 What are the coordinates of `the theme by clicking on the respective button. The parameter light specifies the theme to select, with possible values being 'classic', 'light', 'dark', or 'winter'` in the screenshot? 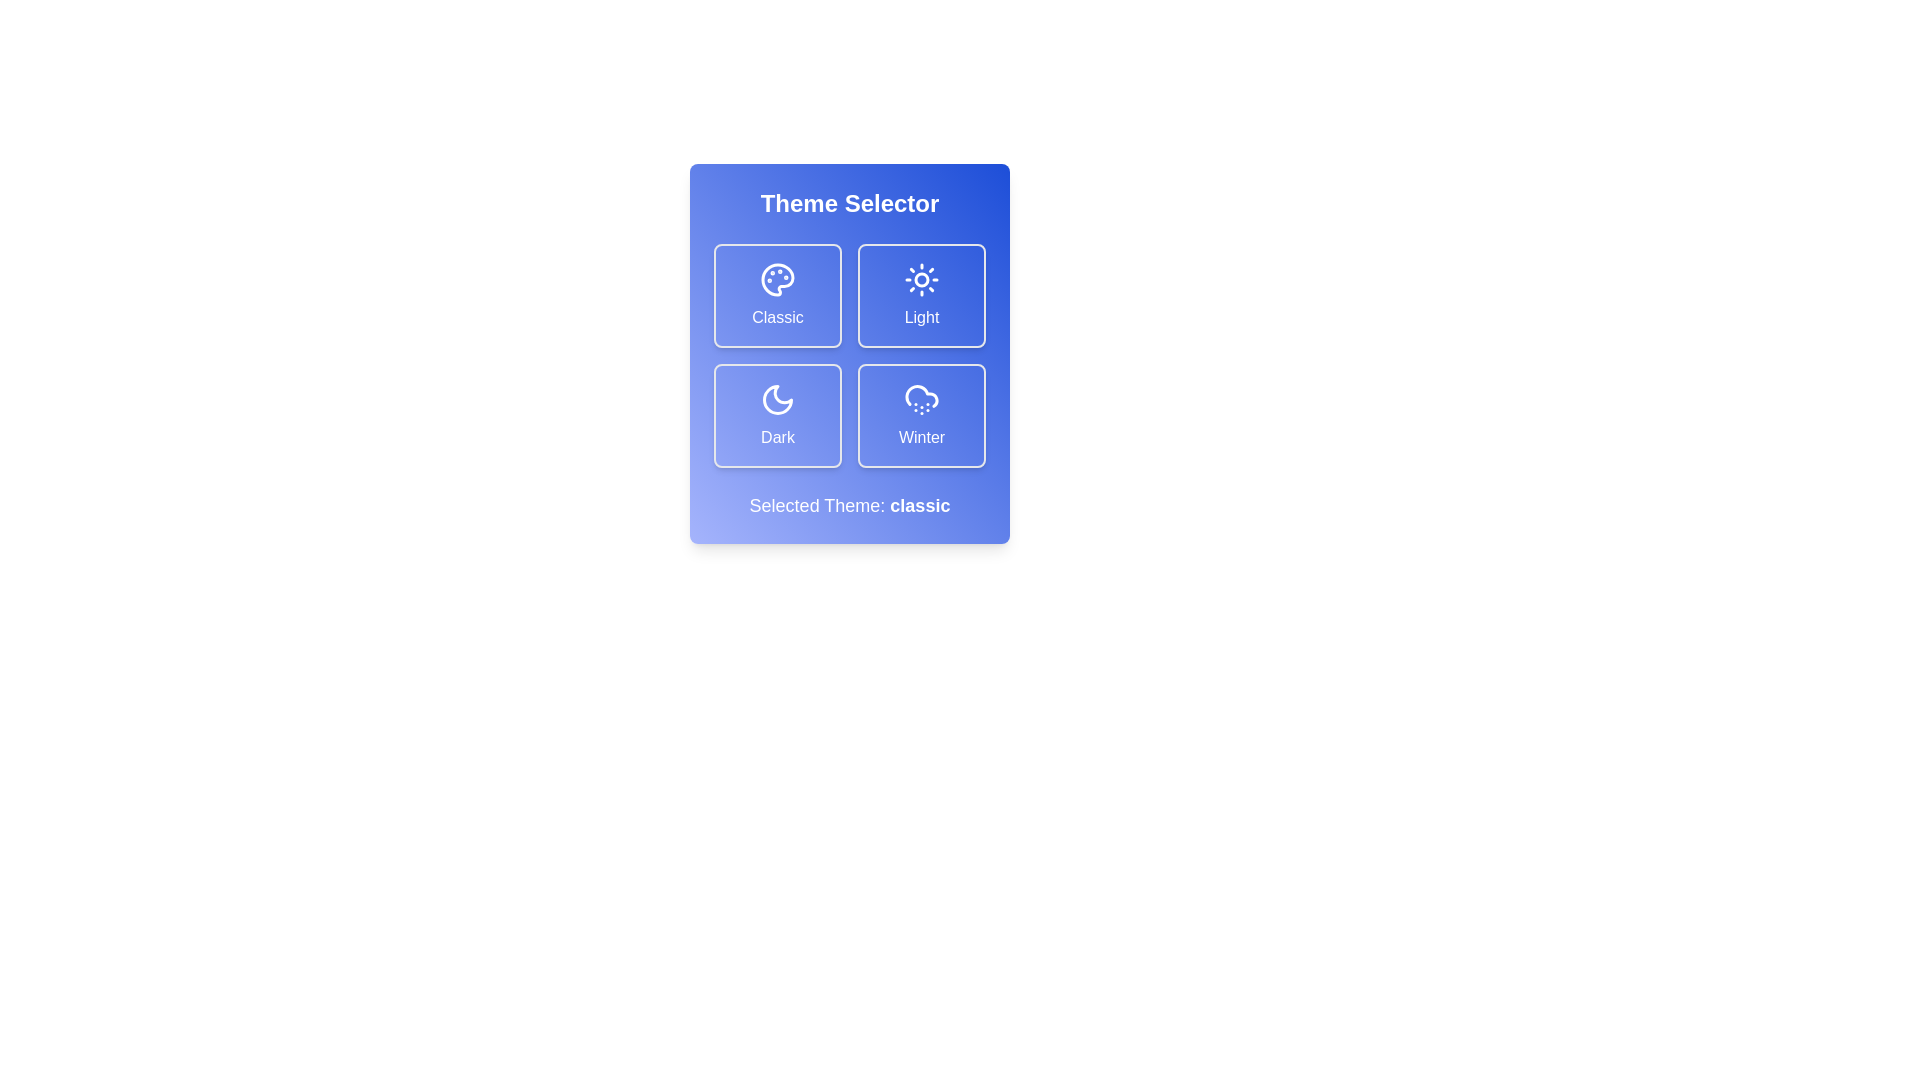 It's located at (920, 296).